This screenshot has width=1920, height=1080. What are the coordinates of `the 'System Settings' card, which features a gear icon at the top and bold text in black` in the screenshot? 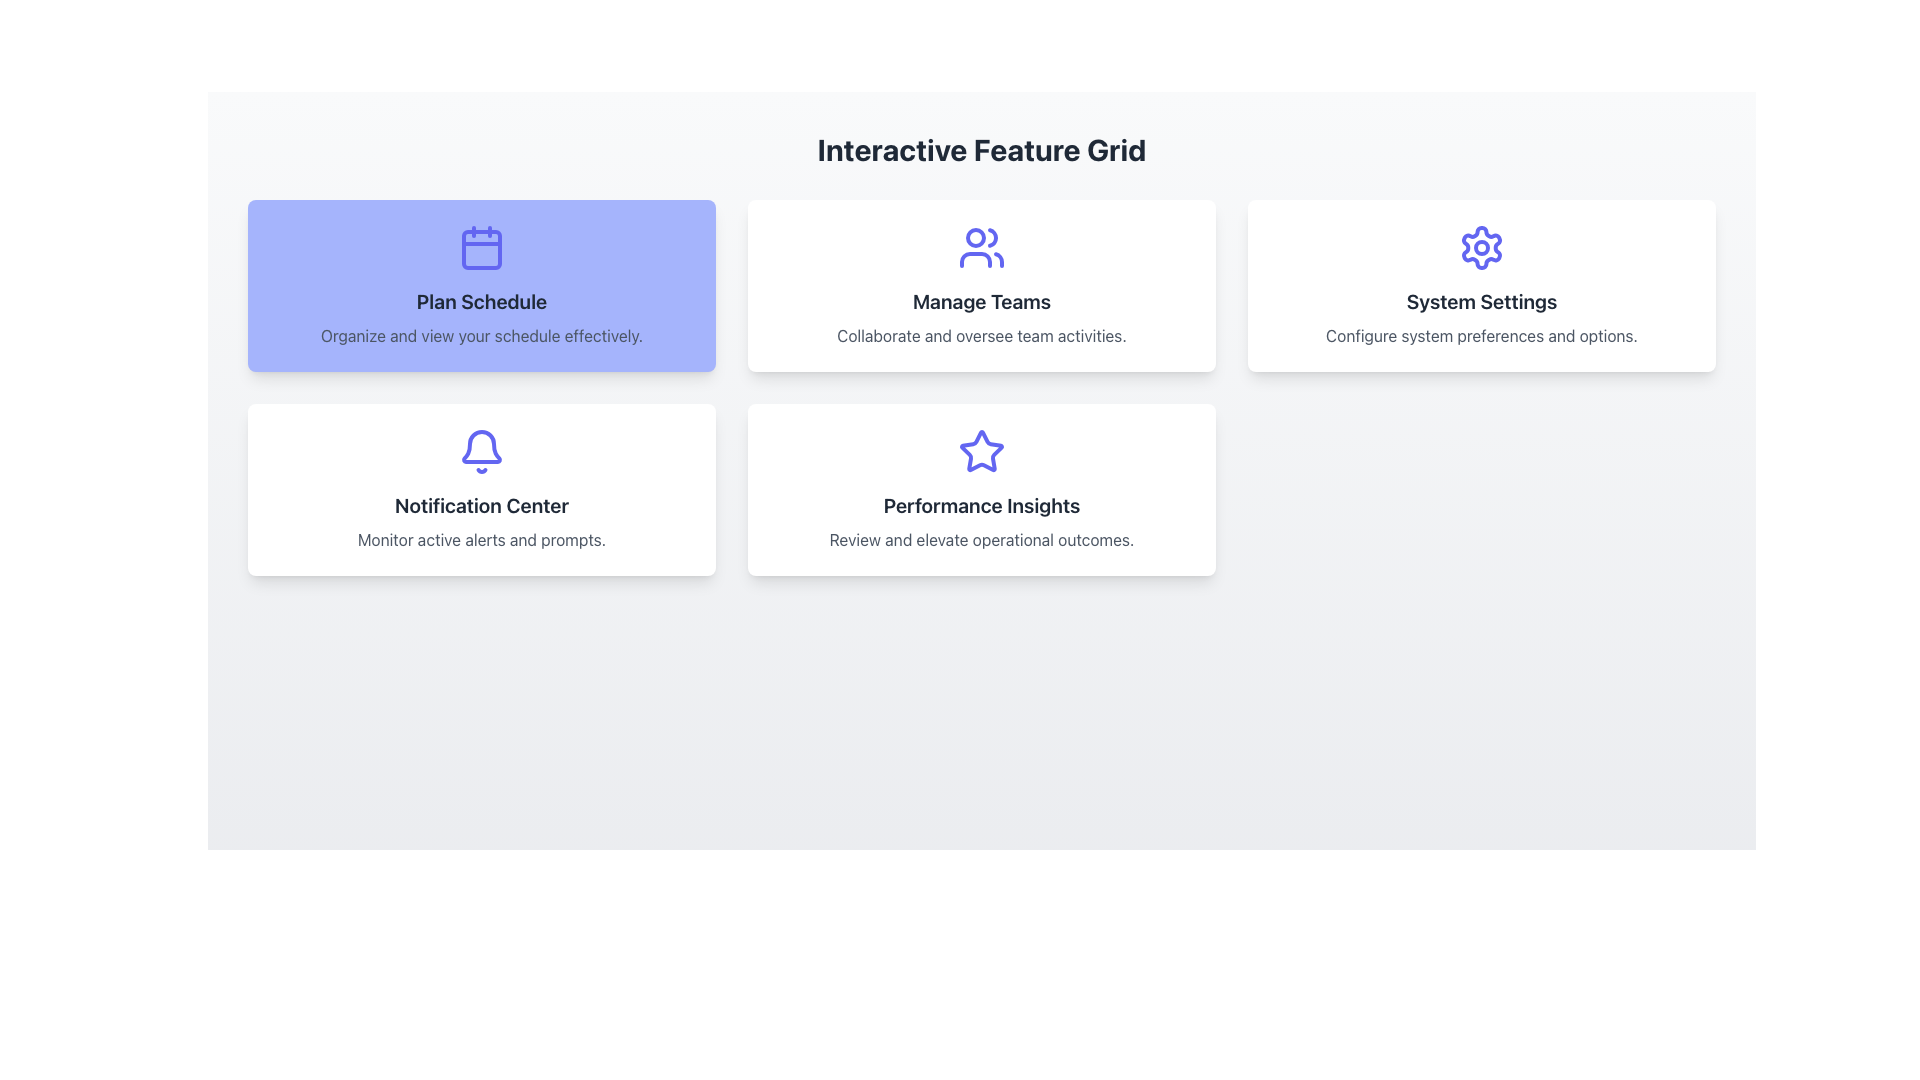 It's located at (1482, 285).